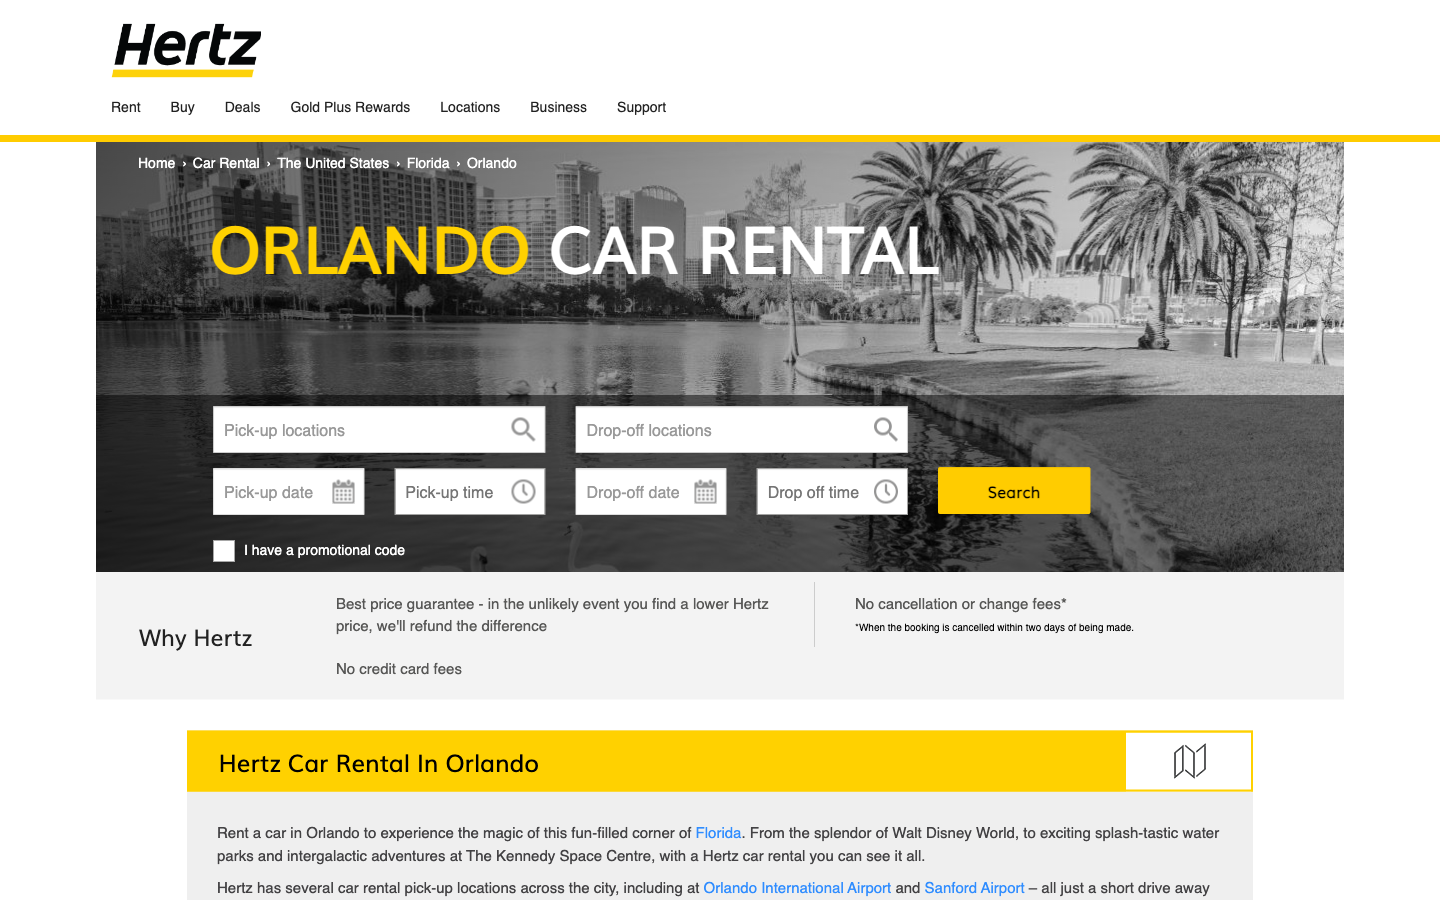 Image resolution: width=1440 pixels, height=900 pixels. What do you see at coordinates (378, 429) in the screenshot?
I see `Input "Florida" into the location search bar` at bounding box center [378, 429].